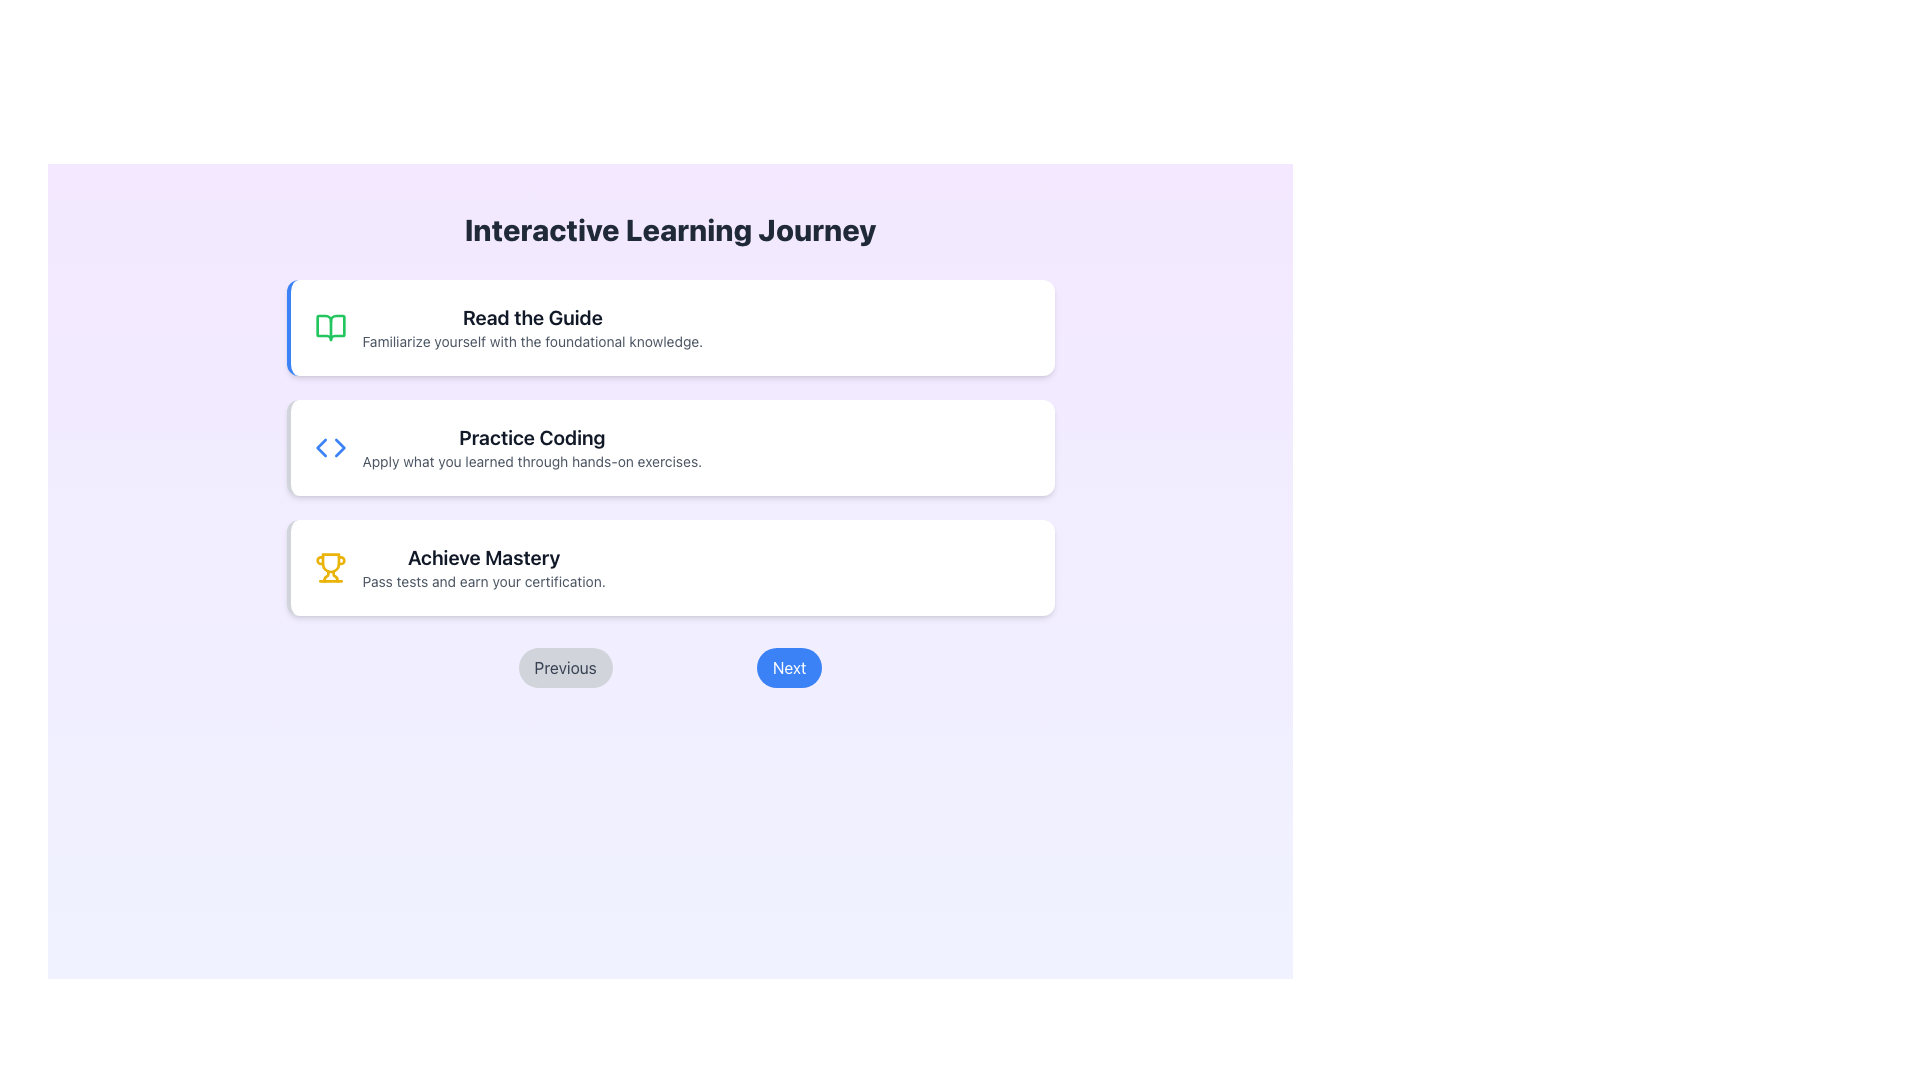  I want to click on the navigation button located at the bottom right corner of the interface, so click(788, 667).